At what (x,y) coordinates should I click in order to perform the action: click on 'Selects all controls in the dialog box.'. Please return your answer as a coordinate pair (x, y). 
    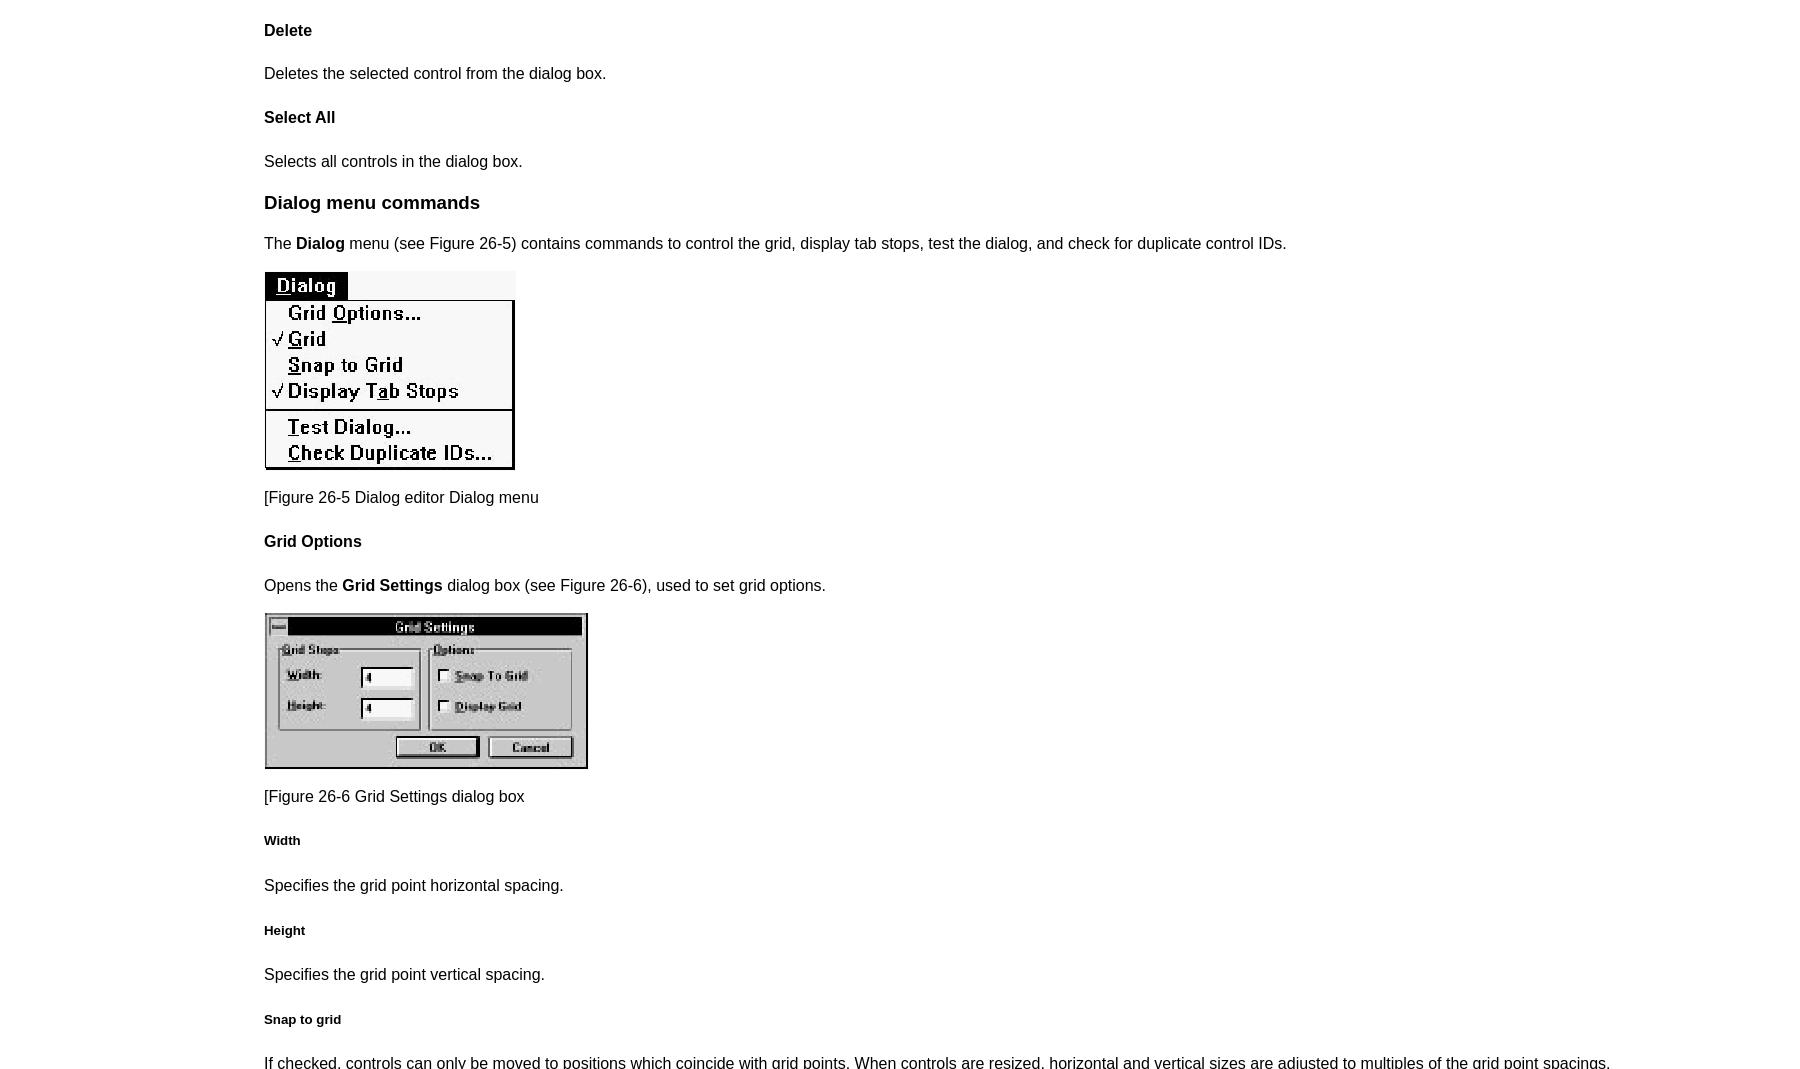
    Looking at the image, I should click on (392, 160).